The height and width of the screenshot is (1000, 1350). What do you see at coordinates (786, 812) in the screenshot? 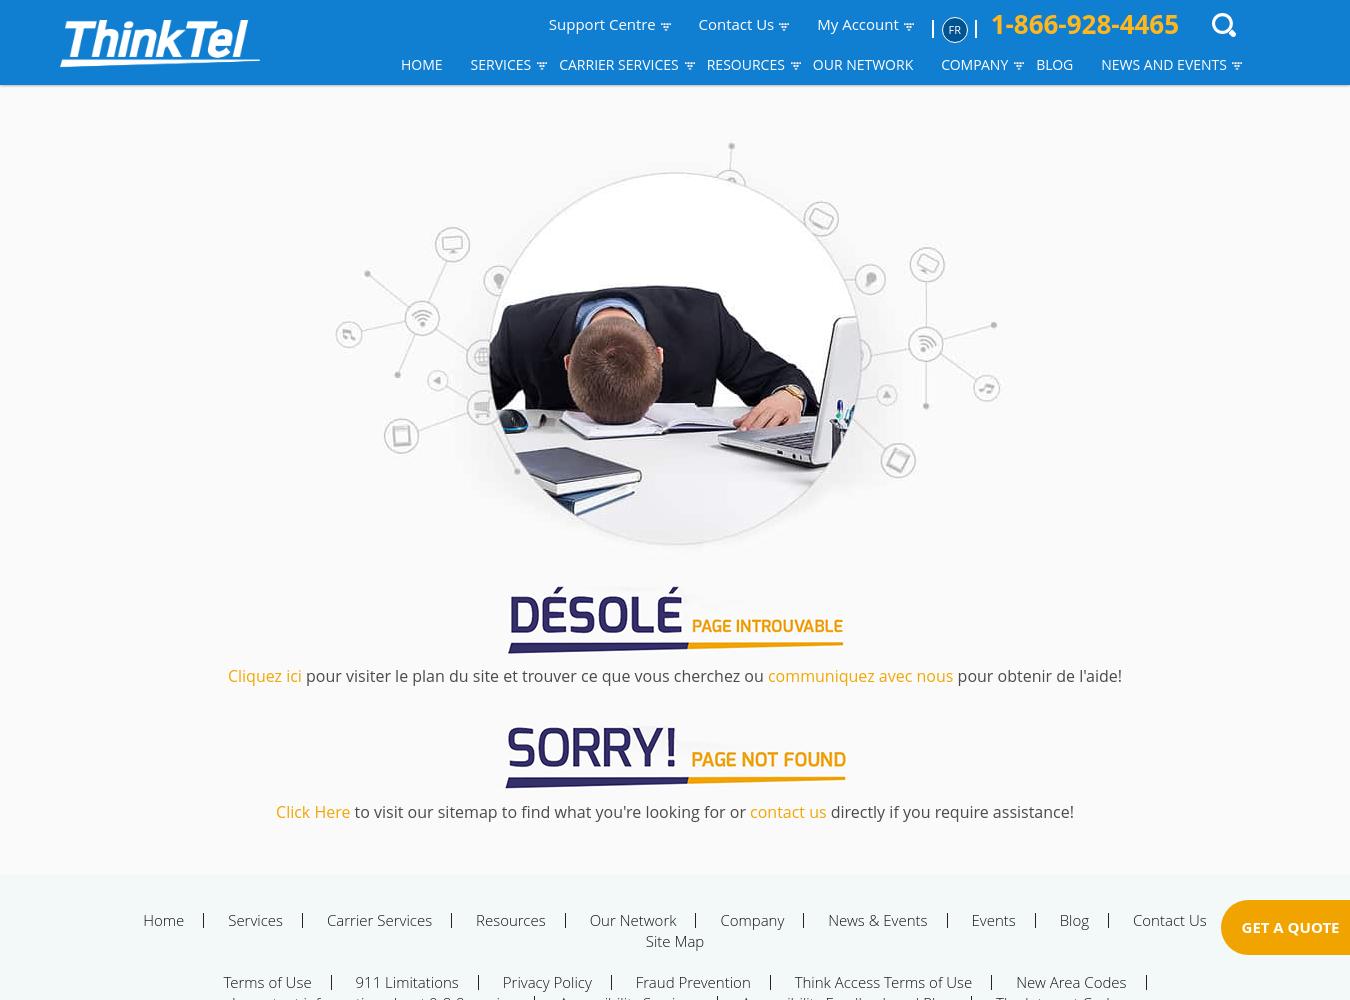
I see `'contact us'` at bounding box center [786, 812].